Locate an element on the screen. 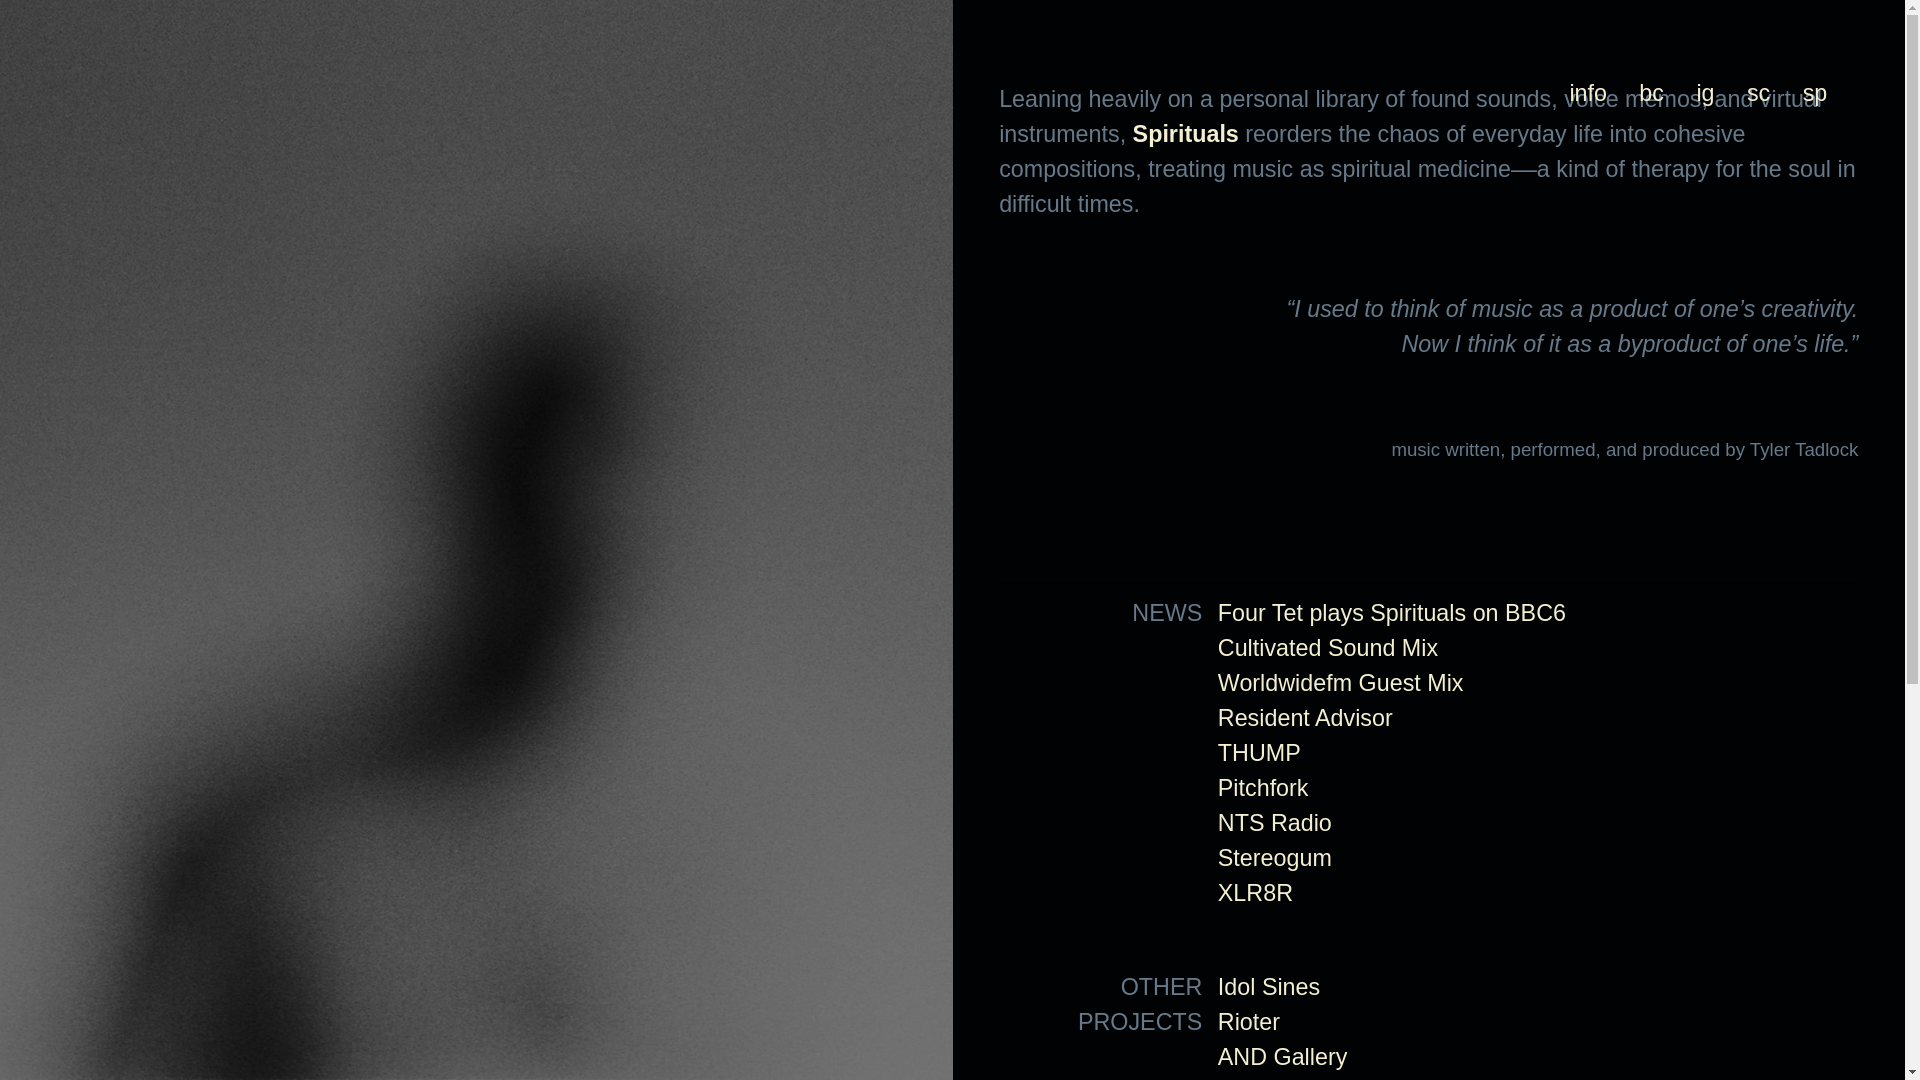 The height and width of the screenshot is (1080, 1920). 'bc' is located at coordinates (1638, 93).